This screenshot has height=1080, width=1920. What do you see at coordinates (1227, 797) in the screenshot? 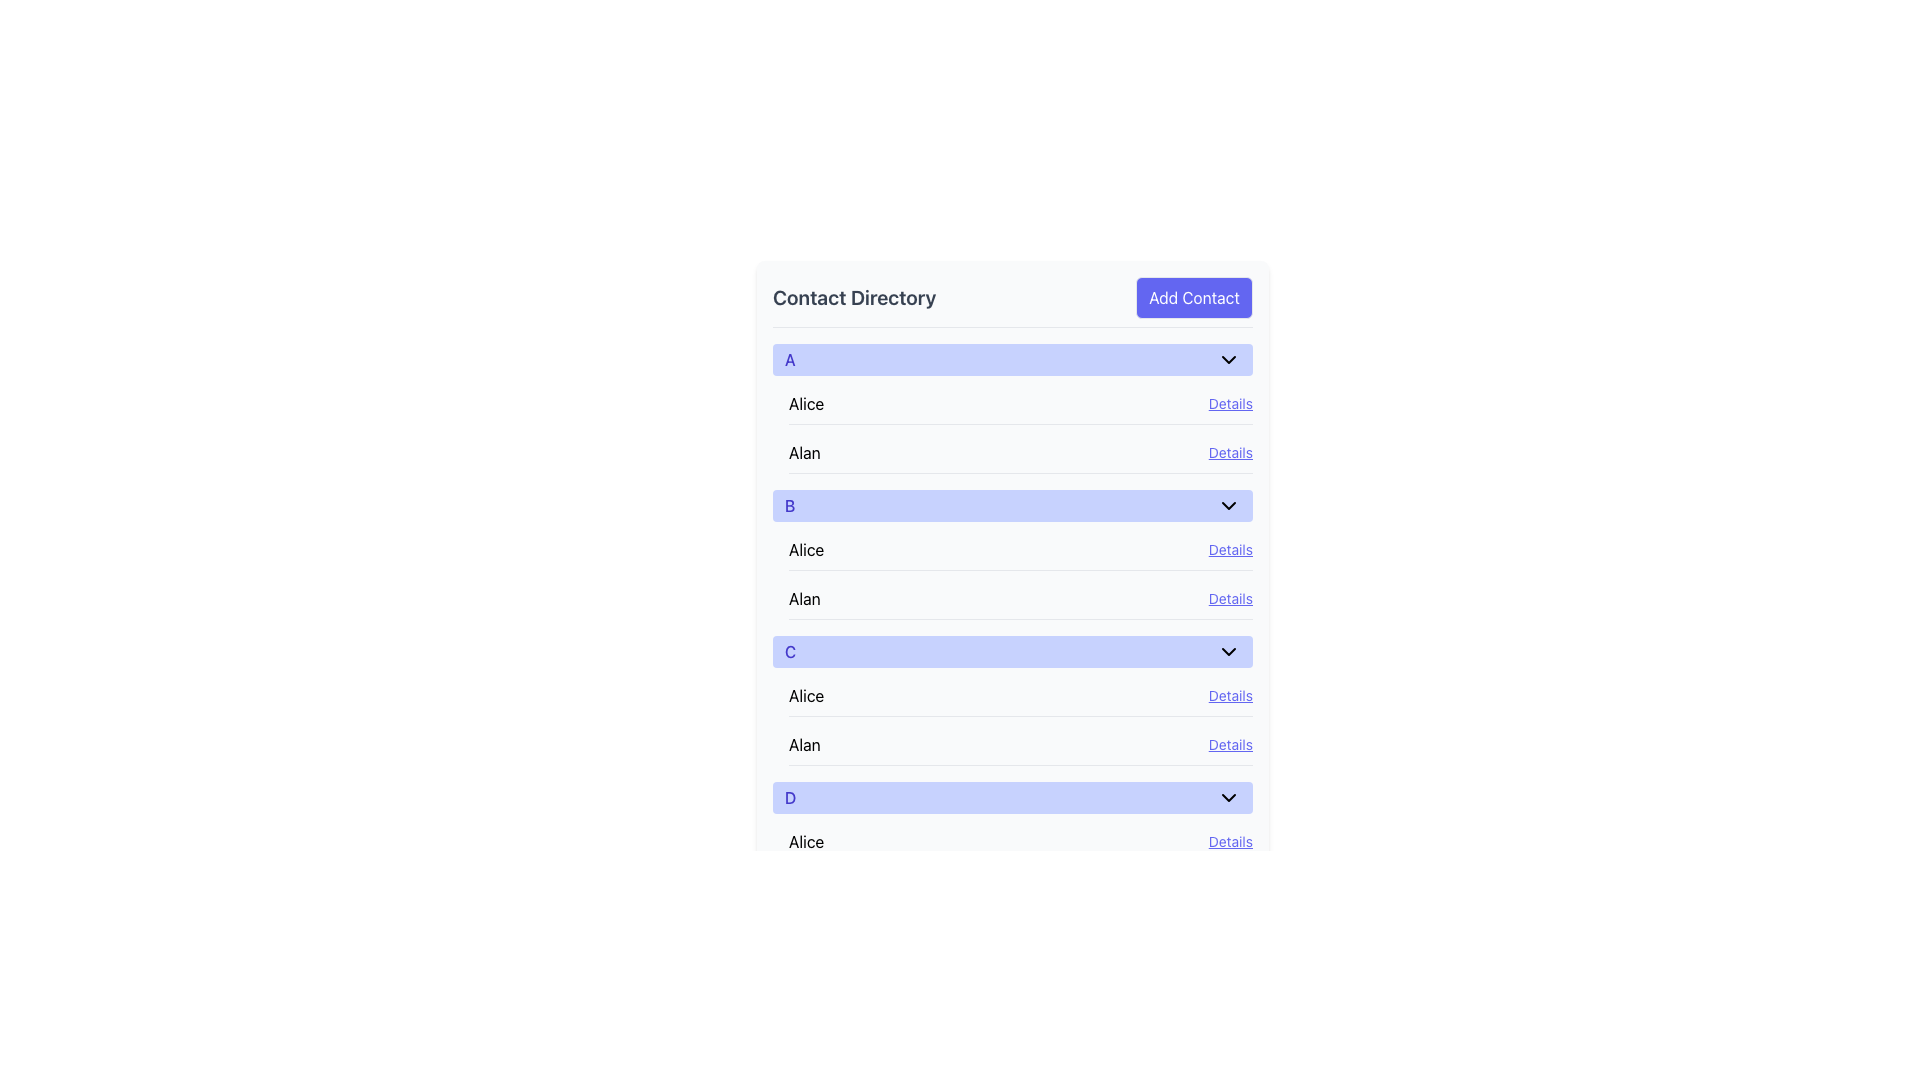
I see `the downward-pointing chevron icon in the collapsible section header labeled 'D', which is displayed in black on a light indigo background` at bounding box center [1227, 797].